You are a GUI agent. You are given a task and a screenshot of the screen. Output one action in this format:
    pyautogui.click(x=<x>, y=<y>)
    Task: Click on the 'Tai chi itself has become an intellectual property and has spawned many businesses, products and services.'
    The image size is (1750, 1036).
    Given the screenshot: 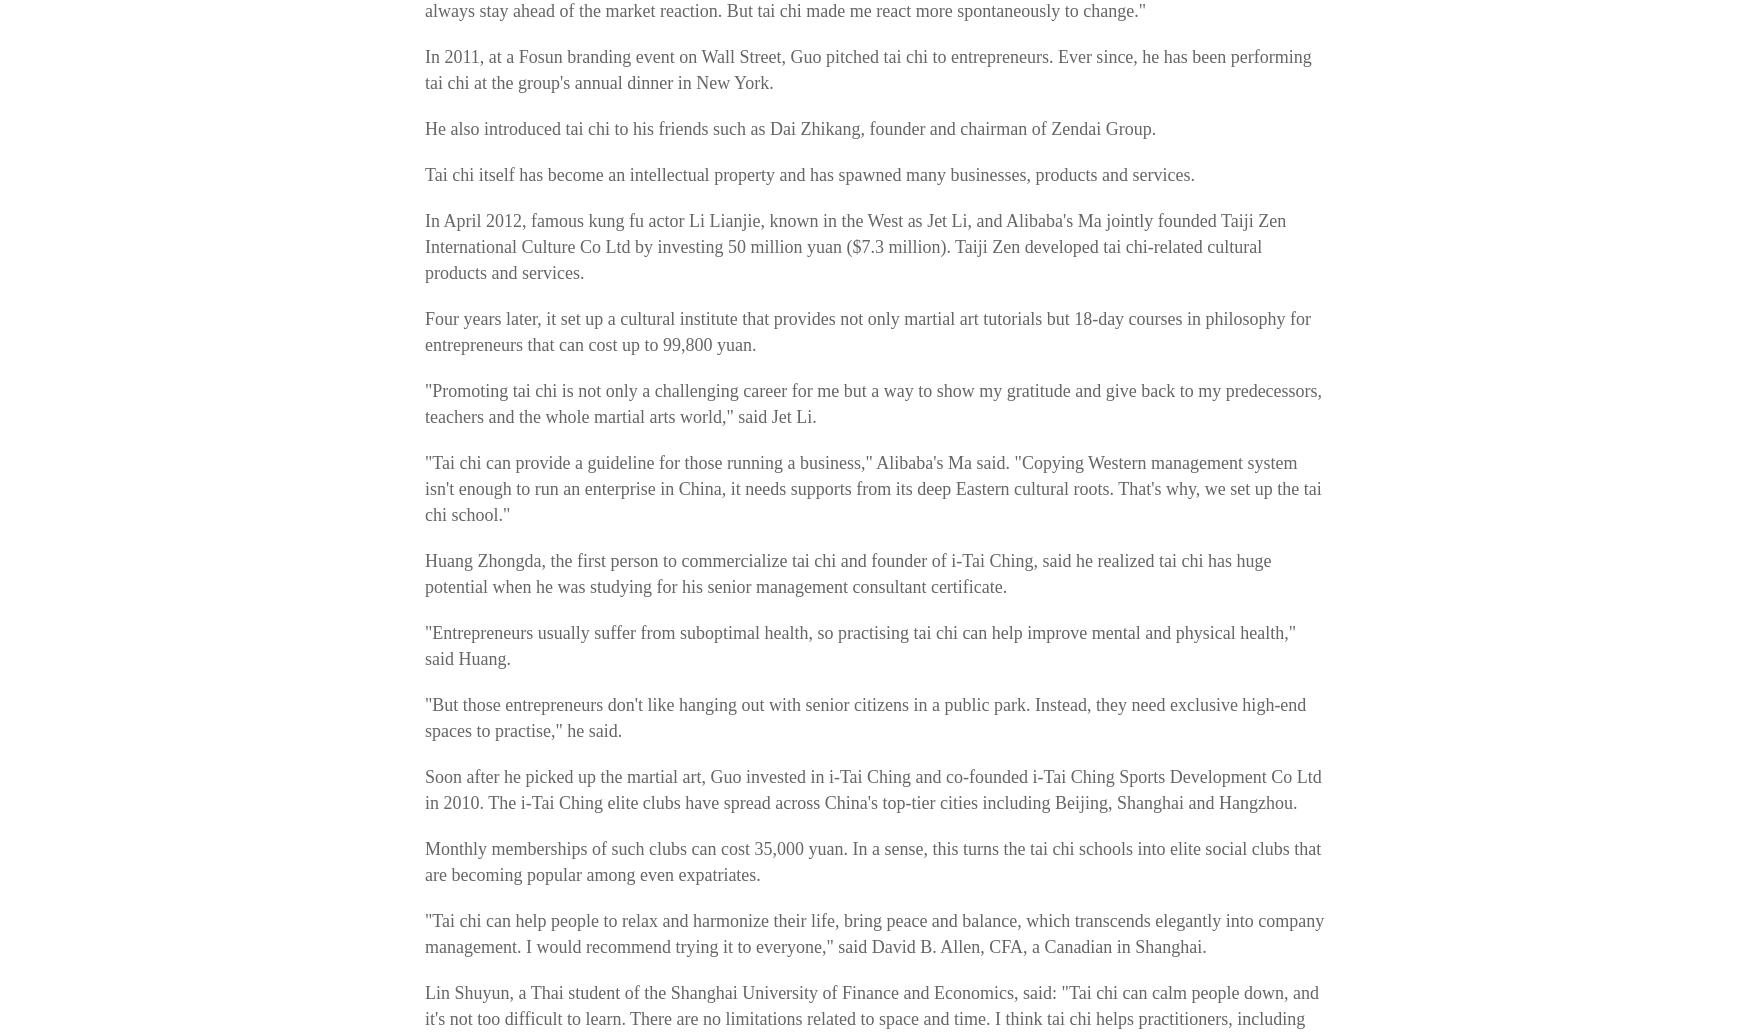 What is the action you would take?
    pyautogui.click(x=809, y=174)
    